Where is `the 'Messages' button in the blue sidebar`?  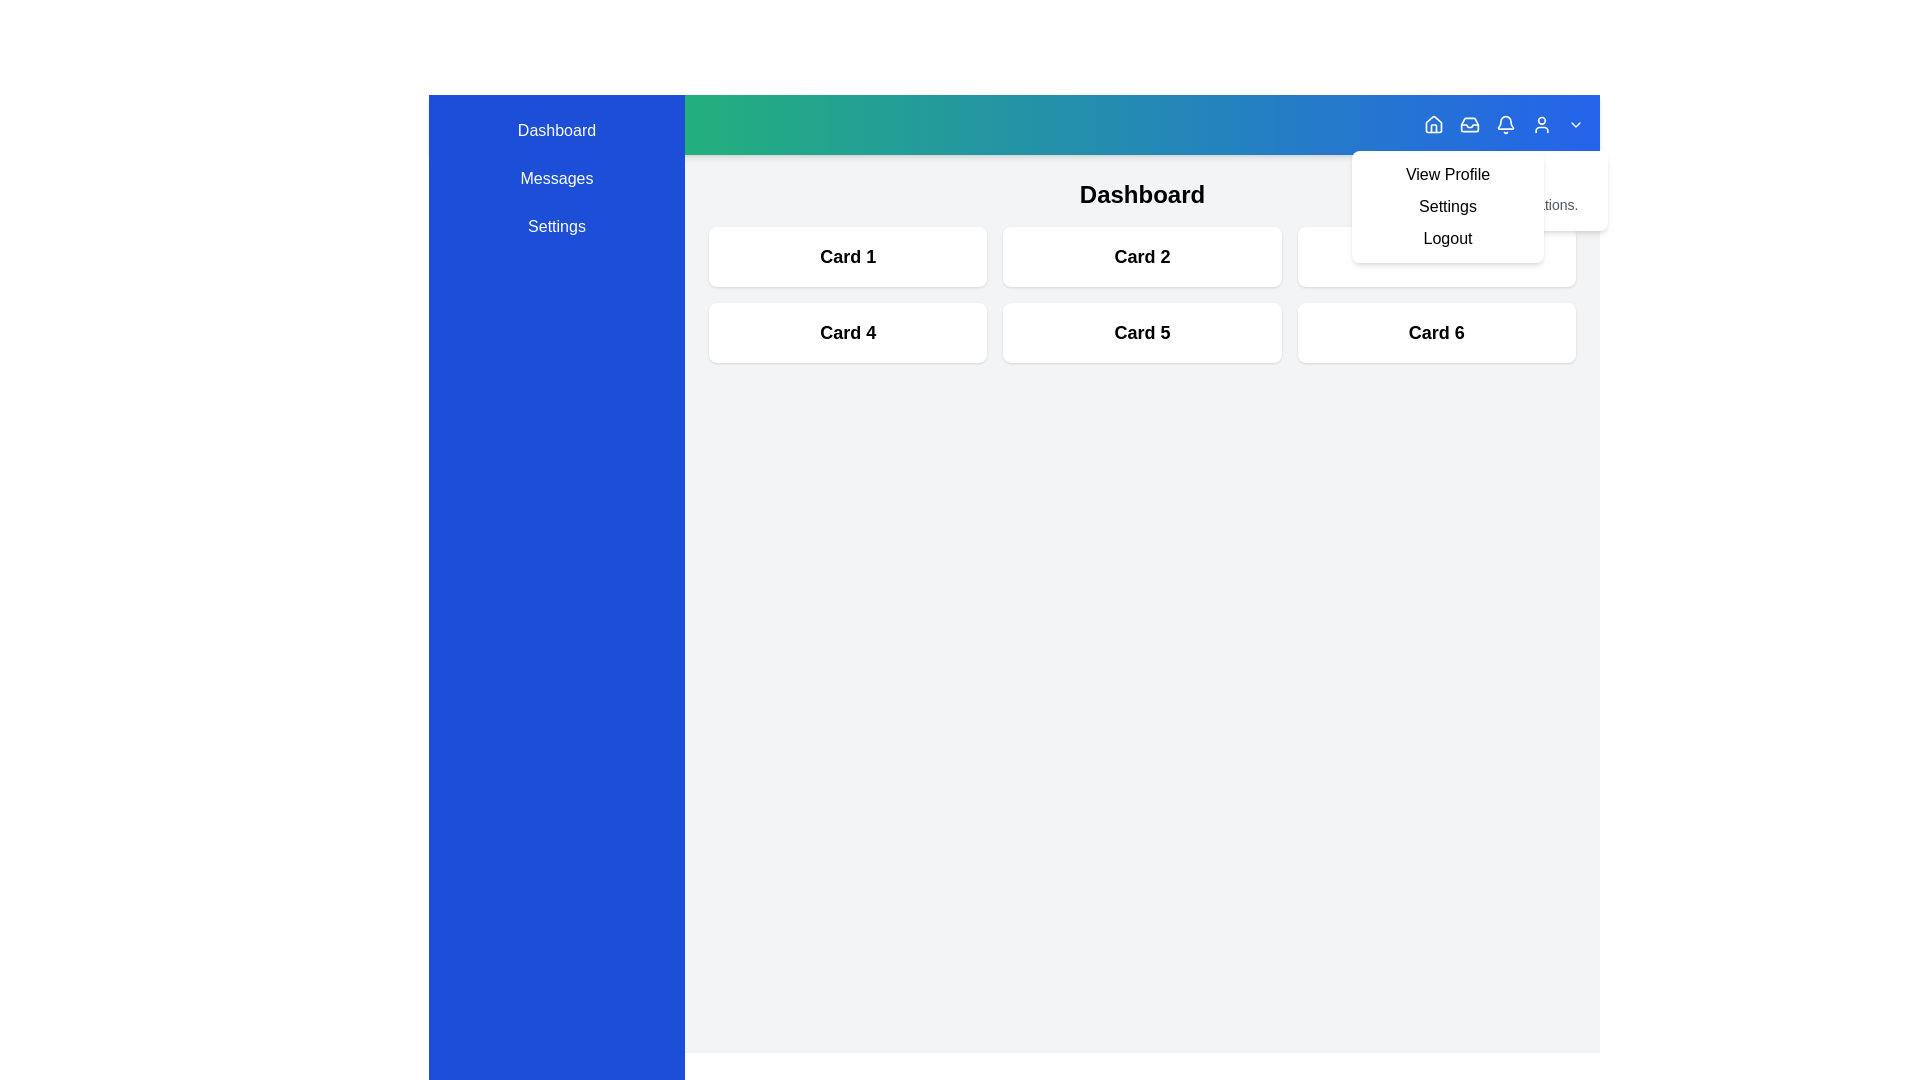 the 'Messages' button in the blue sidebar is located at coordinates (556, 177).